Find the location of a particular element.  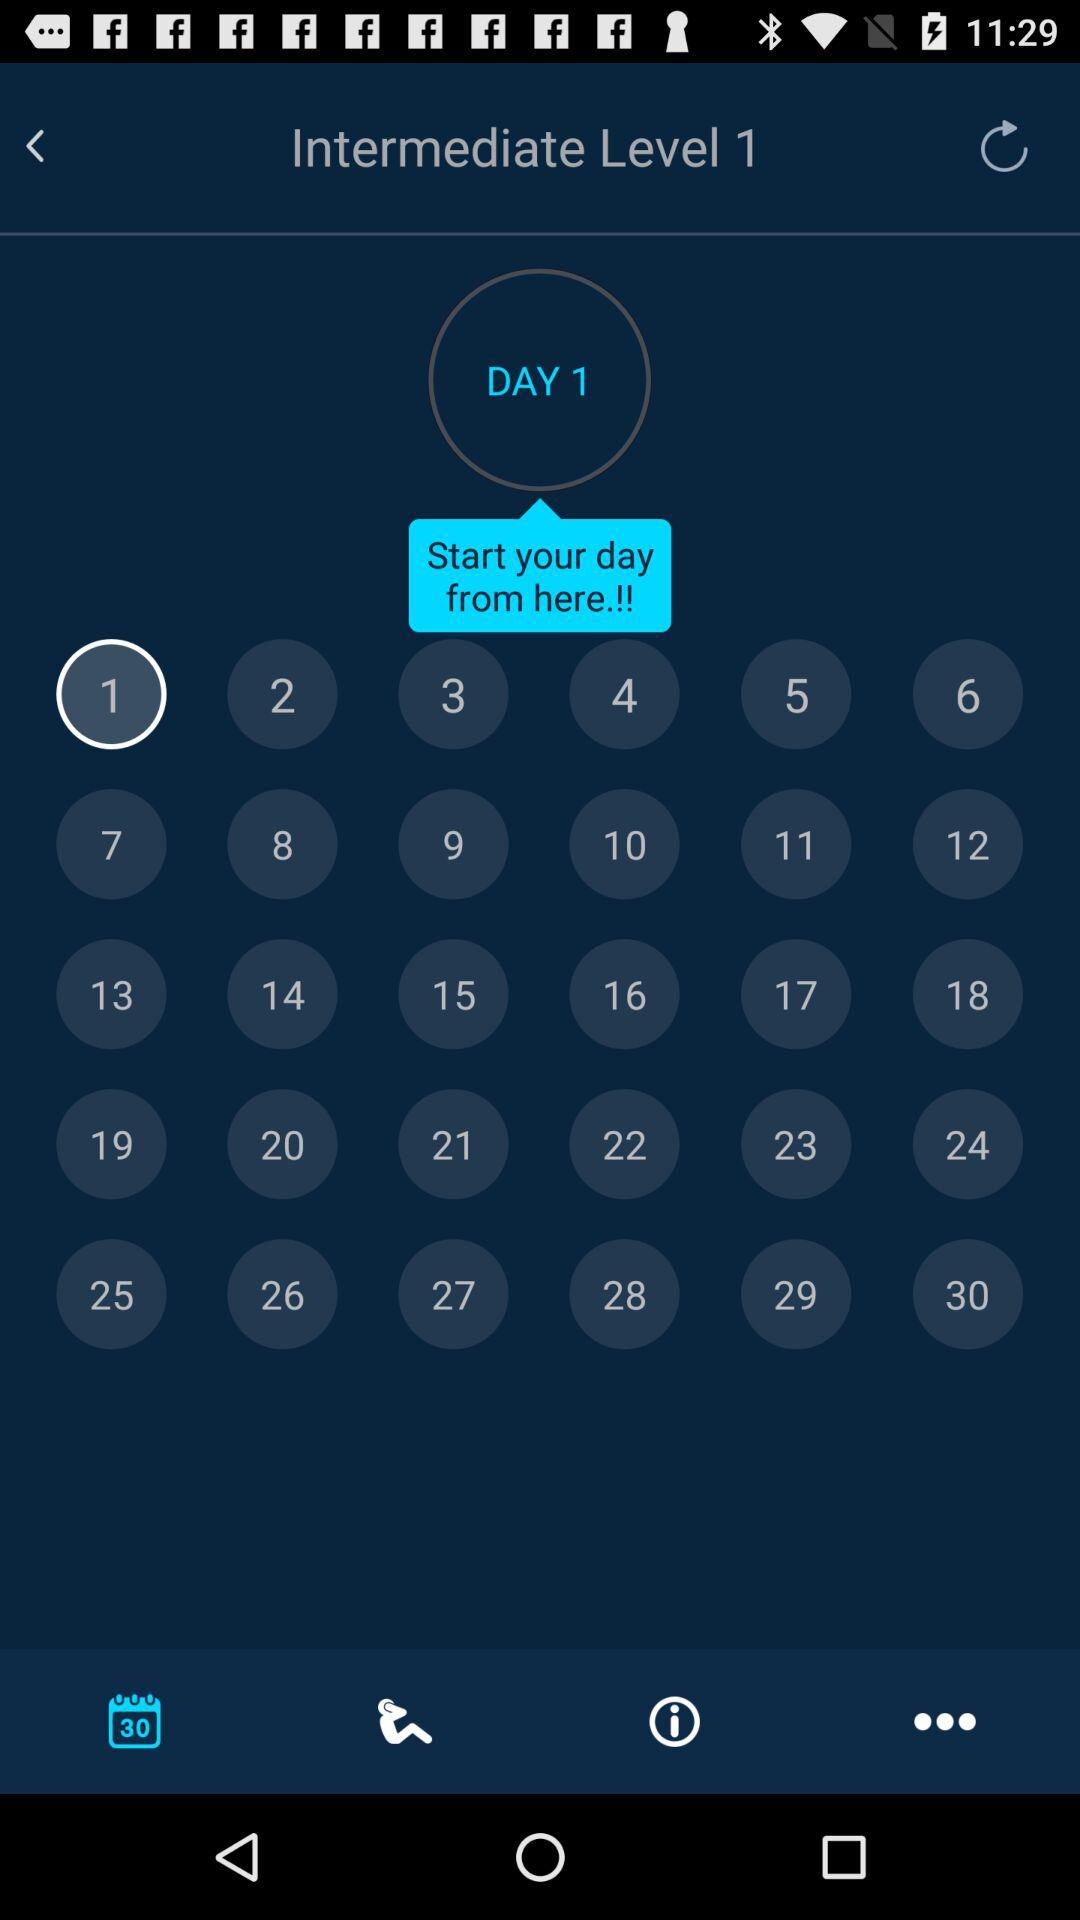

day 7 is located at coordinates (111, 844).